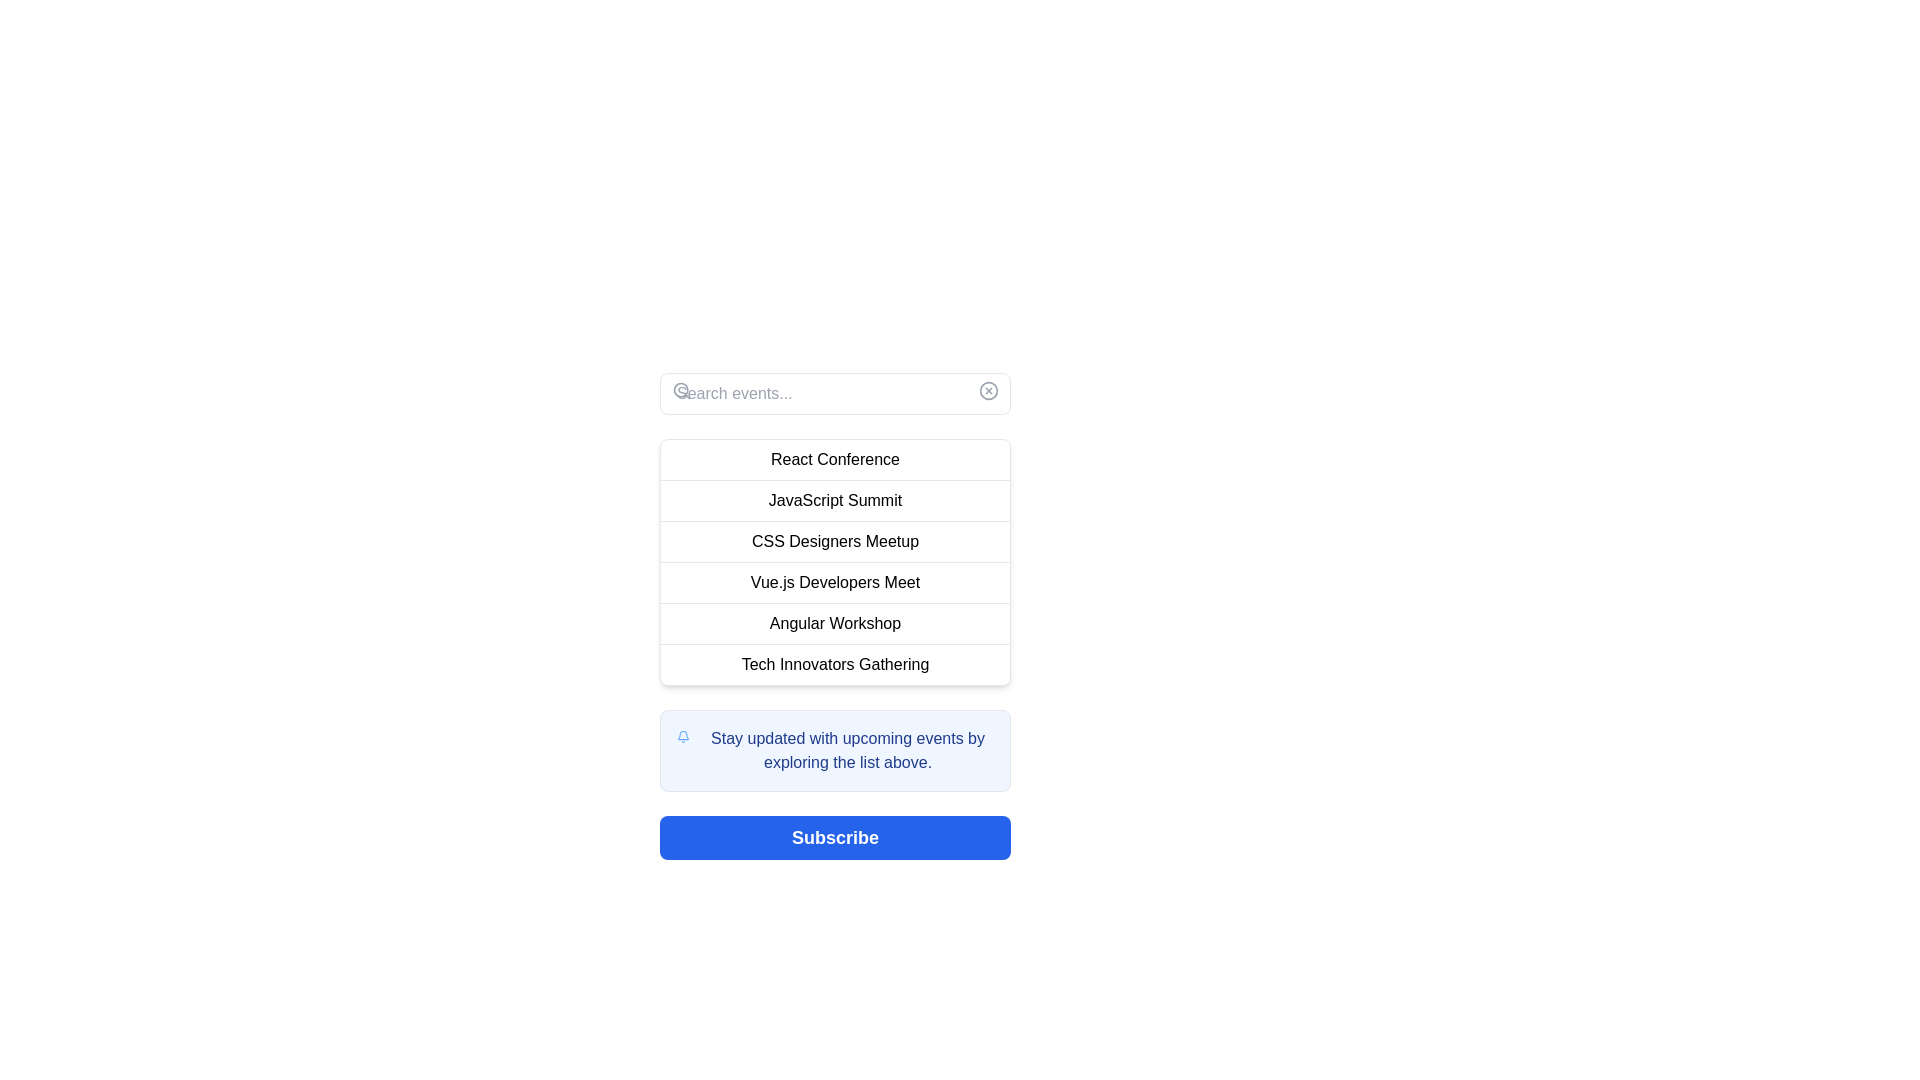  I want to click on the list item titled 'JavaScript Summit', so click(835, 499).